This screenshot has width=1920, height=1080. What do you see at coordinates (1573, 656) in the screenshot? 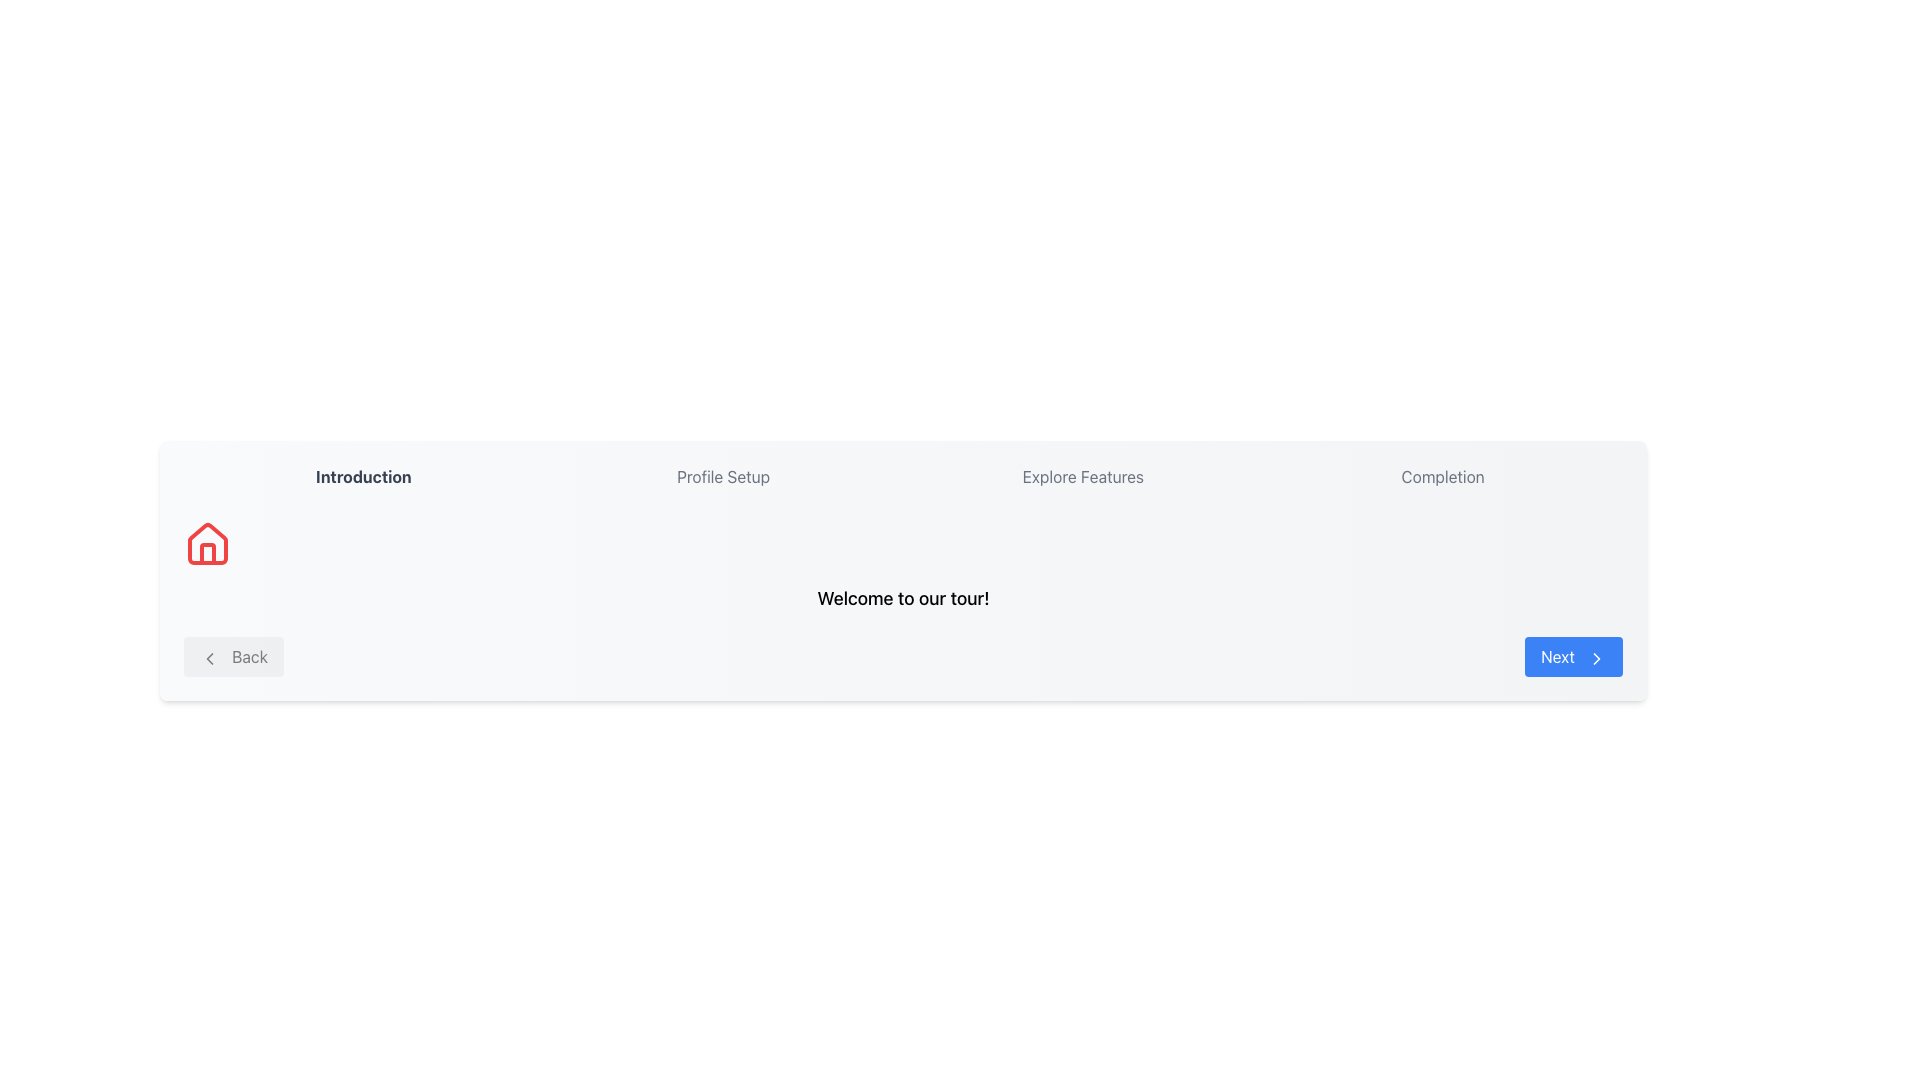
I see `the blue 'Next' button with rounded edges and white text` at bounding box center [1573, 656].